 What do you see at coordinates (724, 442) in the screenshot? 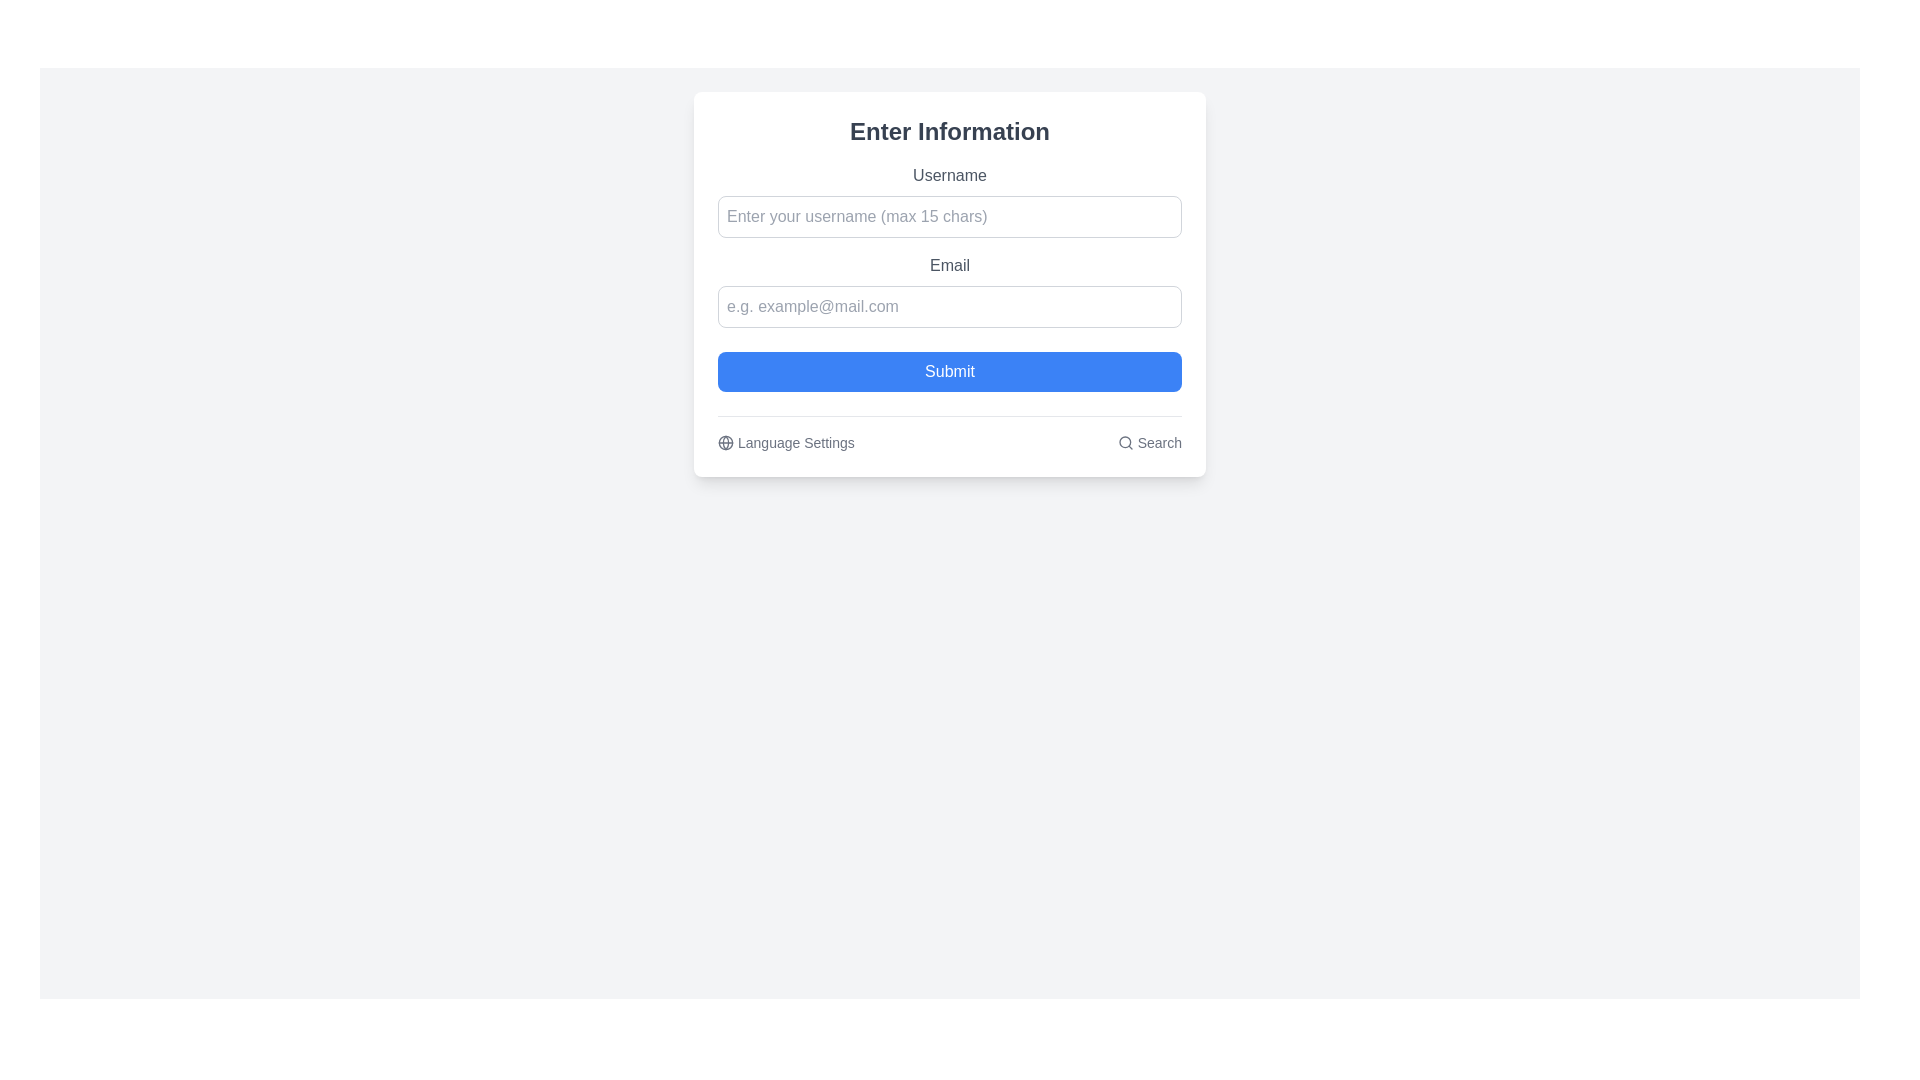
I see `the decorative Circle element within the SVG graphic representing the globe icon, located near the 'Language Settings' label` at bounding box center [724, 442].